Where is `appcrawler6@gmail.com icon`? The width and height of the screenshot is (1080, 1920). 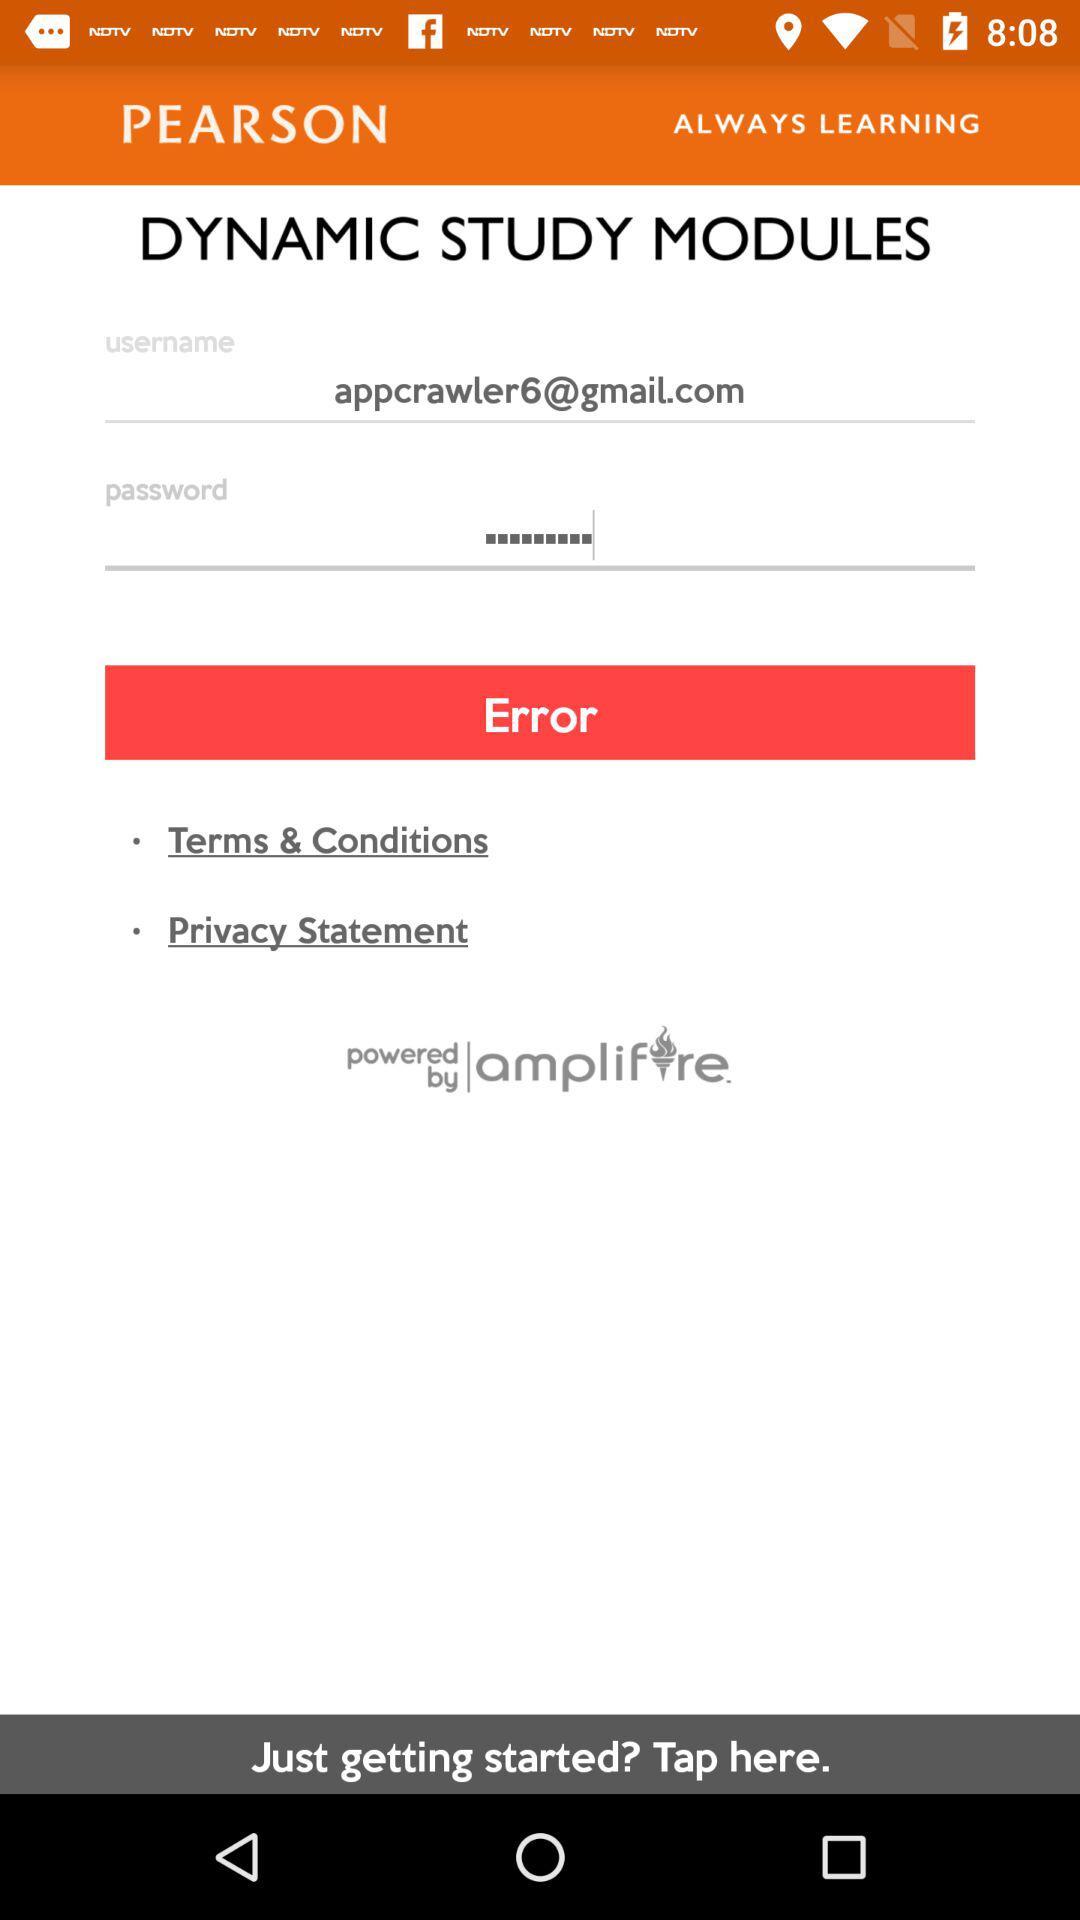 appcrawler6@gmail.com icon is located at coordinates (540, 397).